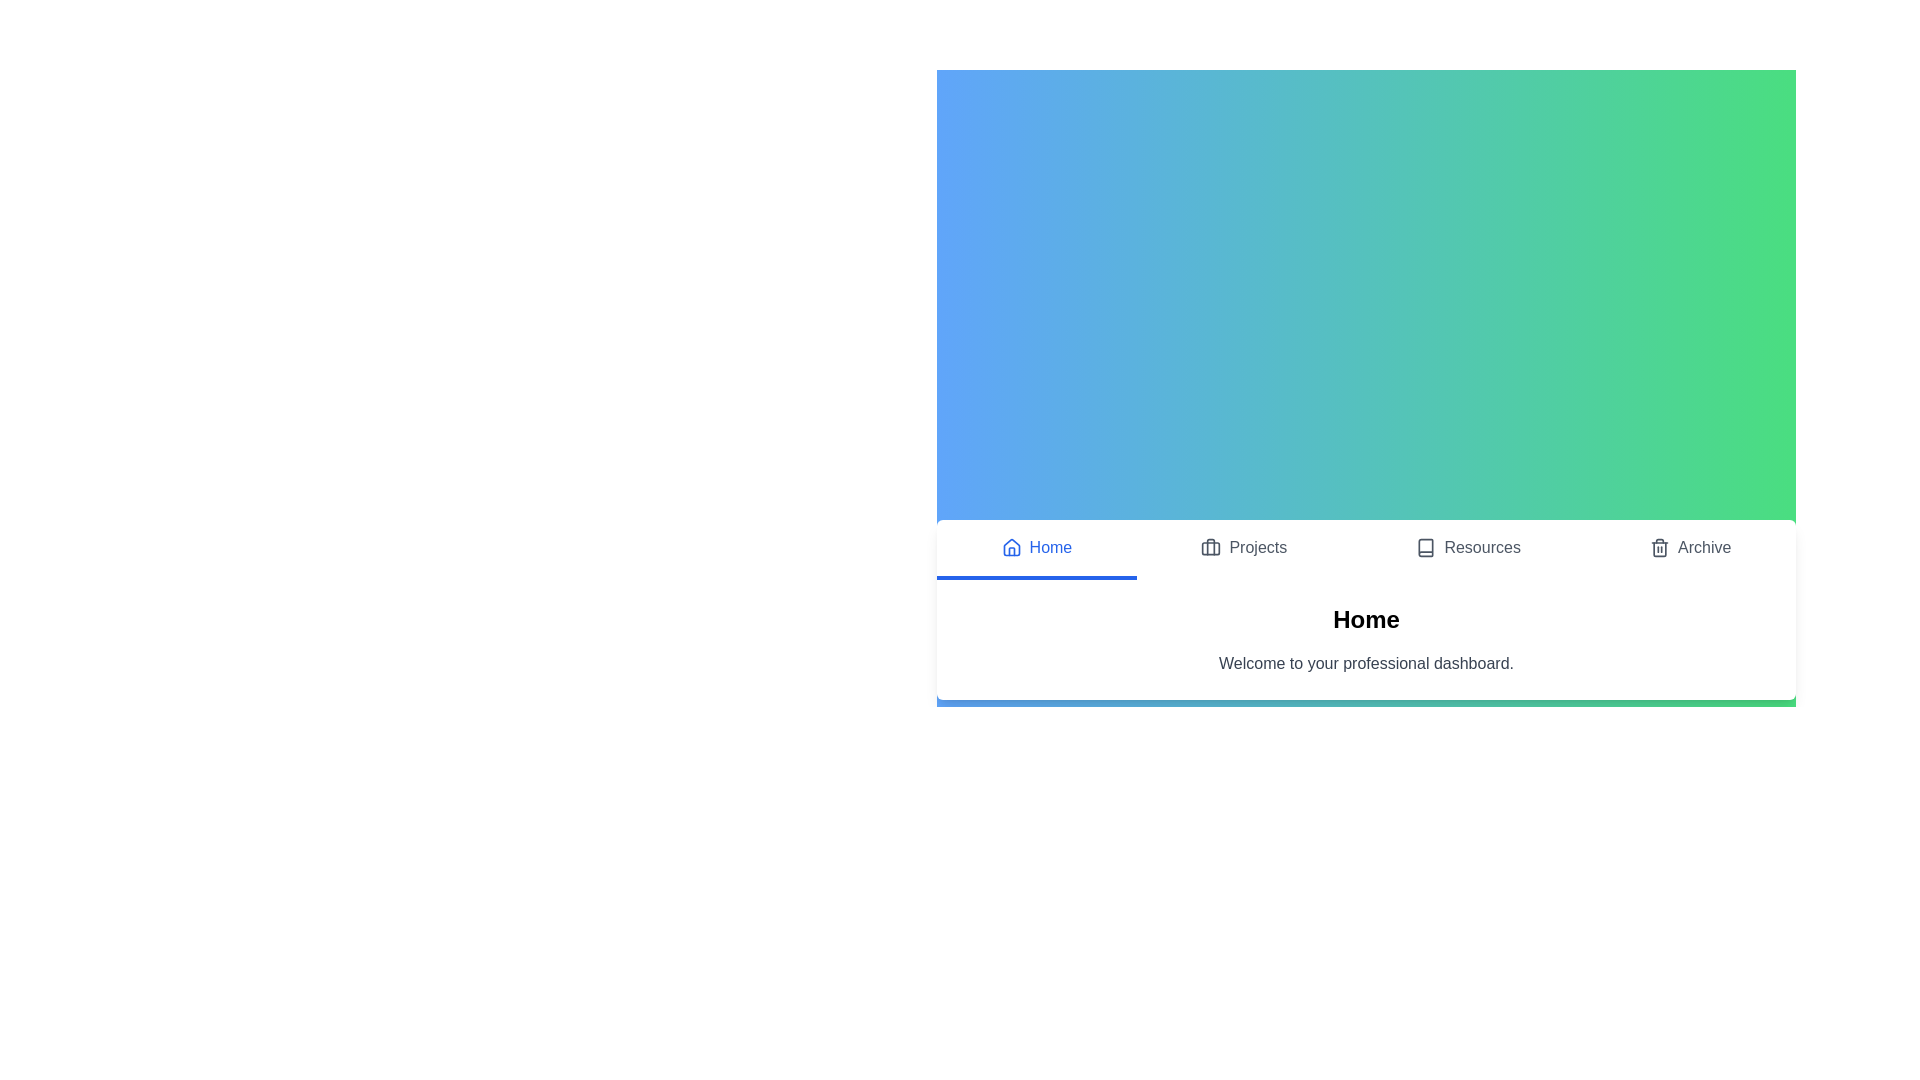 Image resolution: width=1920 pixels, height=1080 pixels. I want to click on the icon of the Home tab, so click(1011, 547).